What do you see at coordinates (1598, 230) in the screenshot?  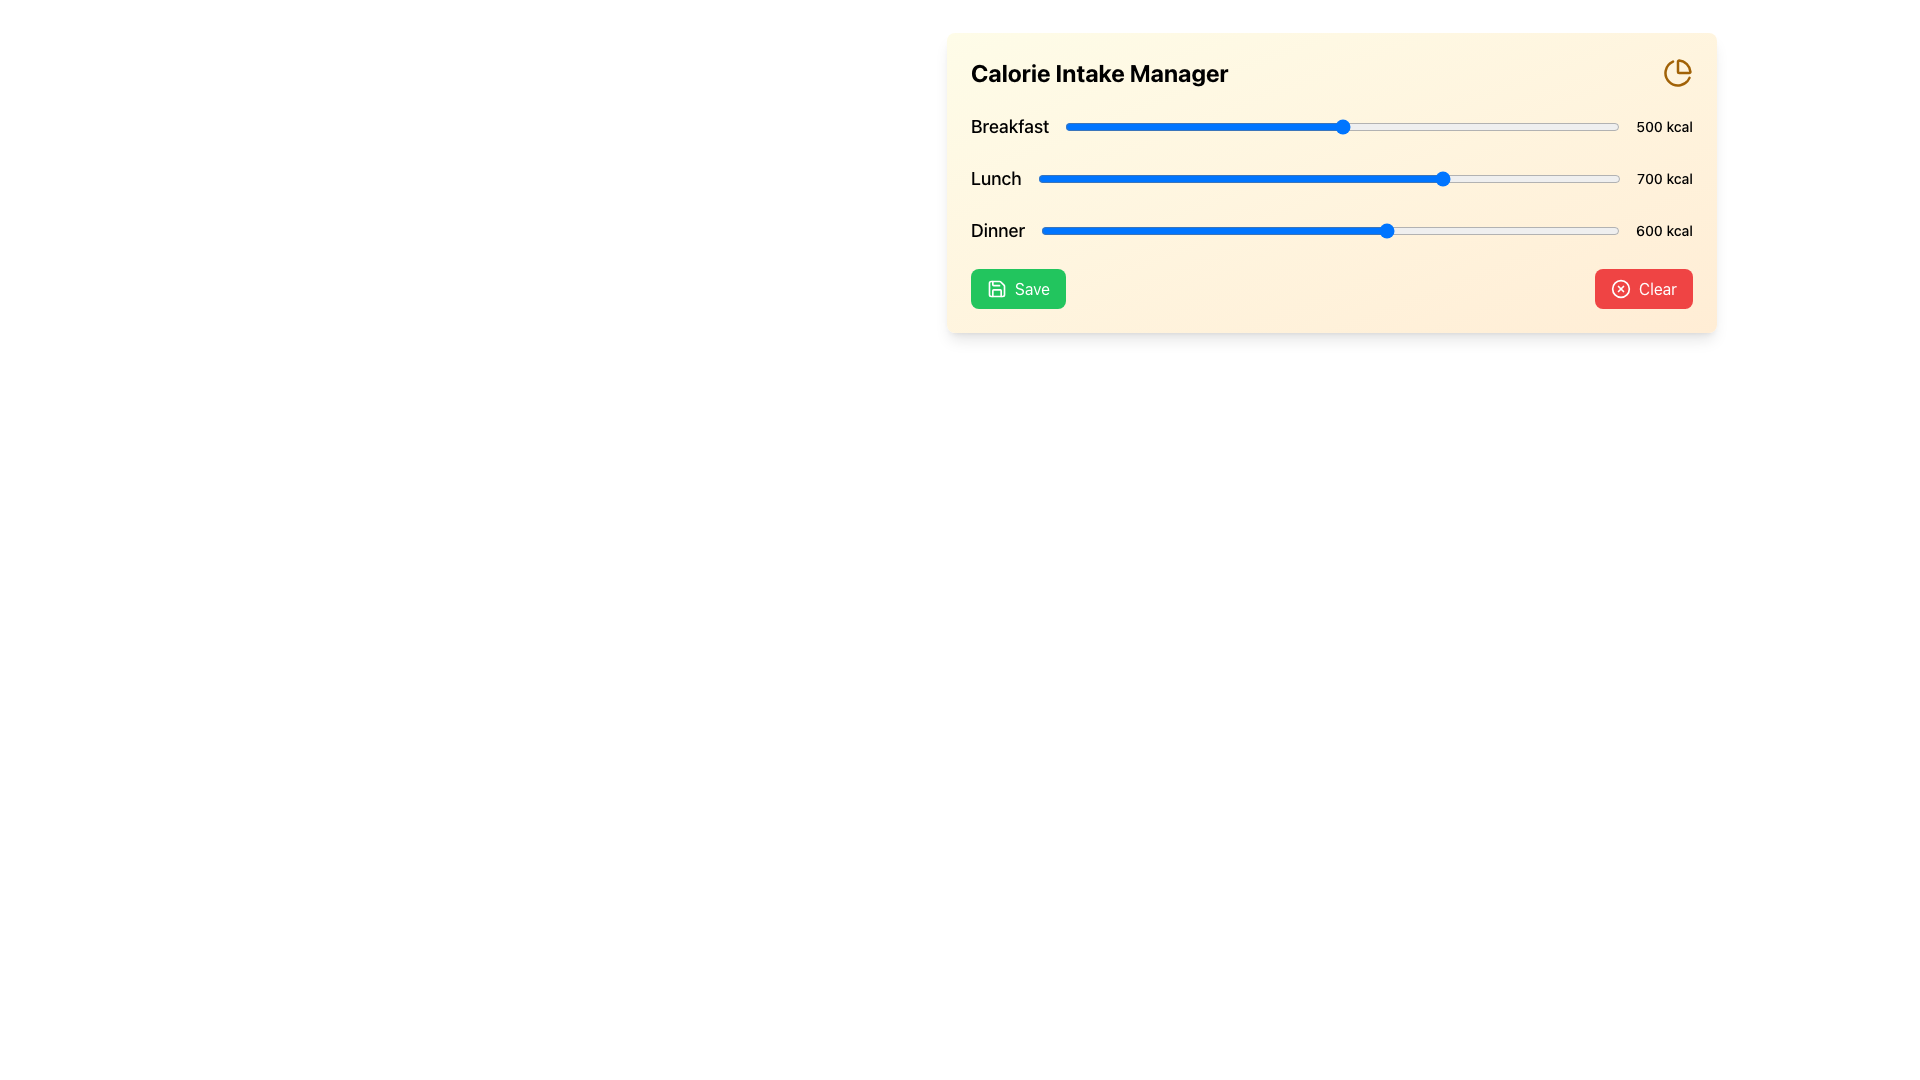 I see `Dinner kcal` at bounding box center [1598, 230].